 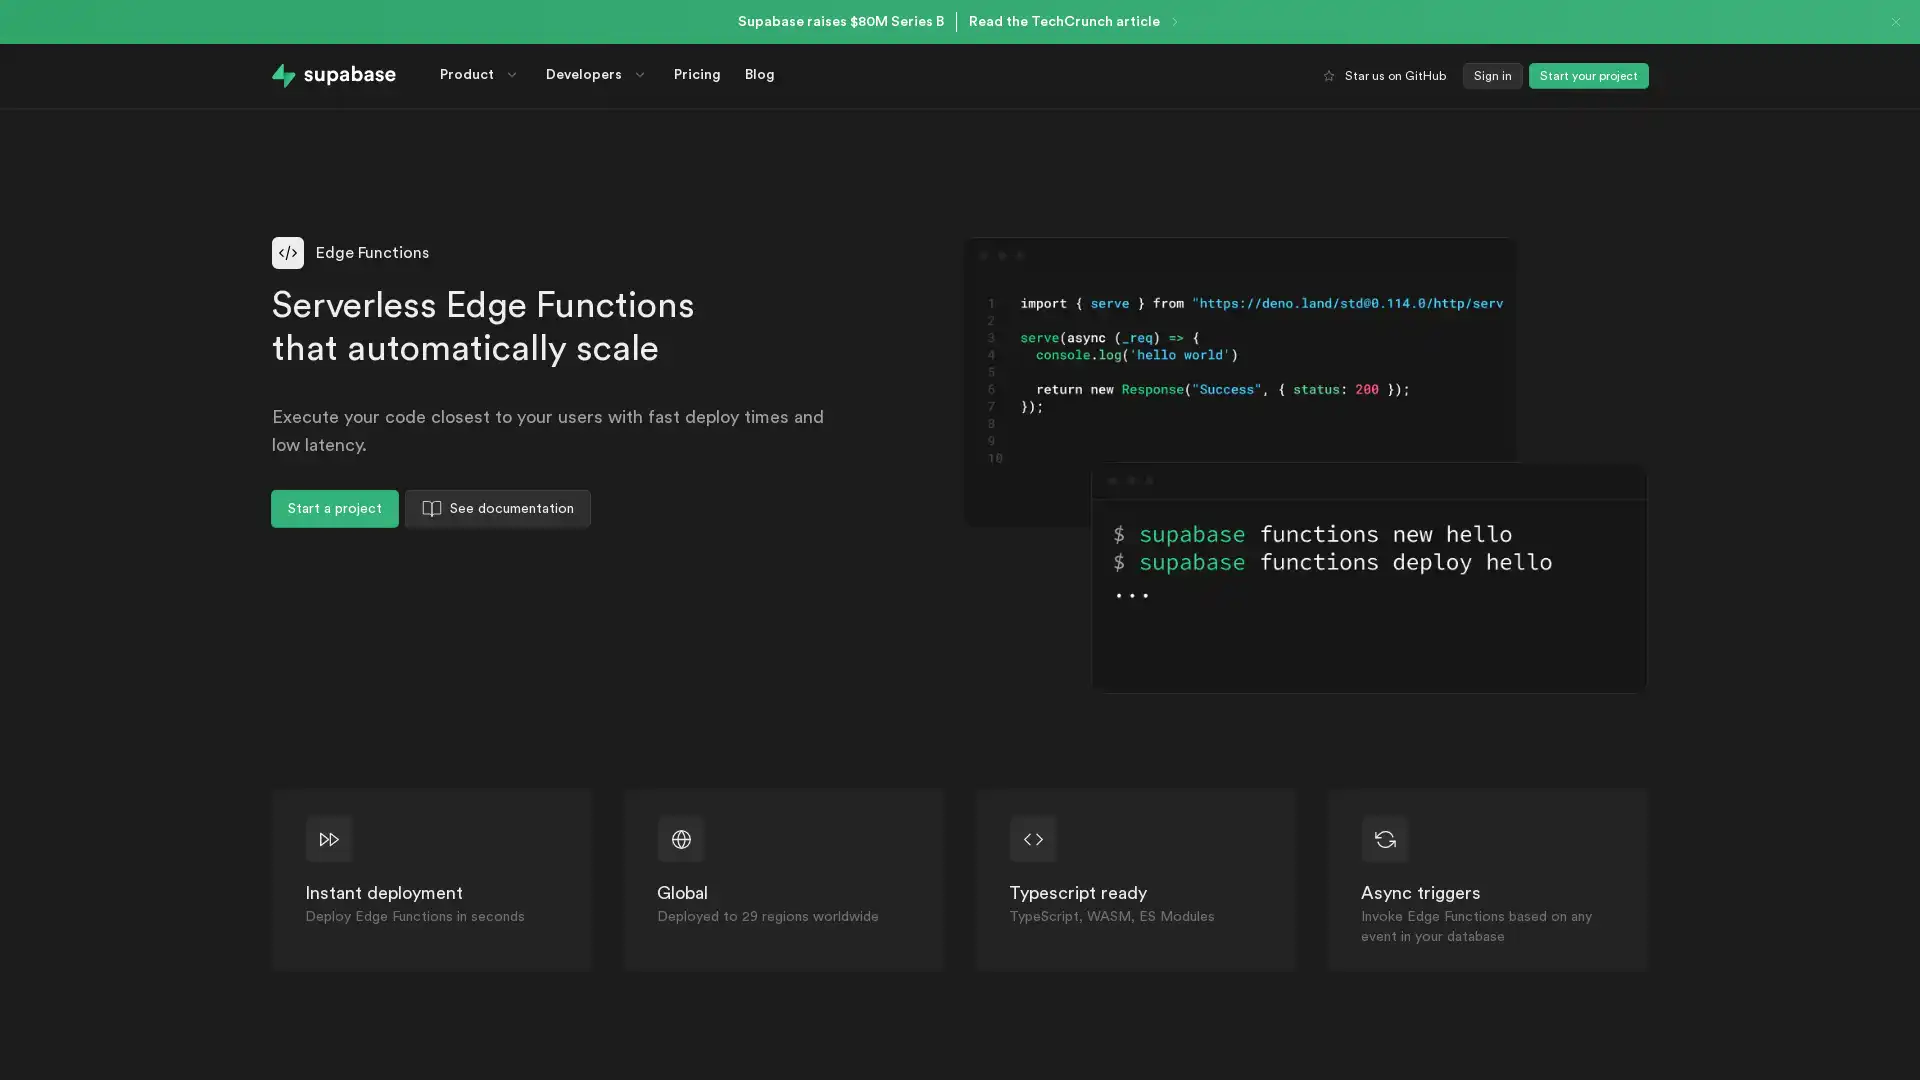 I want to click on See documentation, so click(x=498, y=508).